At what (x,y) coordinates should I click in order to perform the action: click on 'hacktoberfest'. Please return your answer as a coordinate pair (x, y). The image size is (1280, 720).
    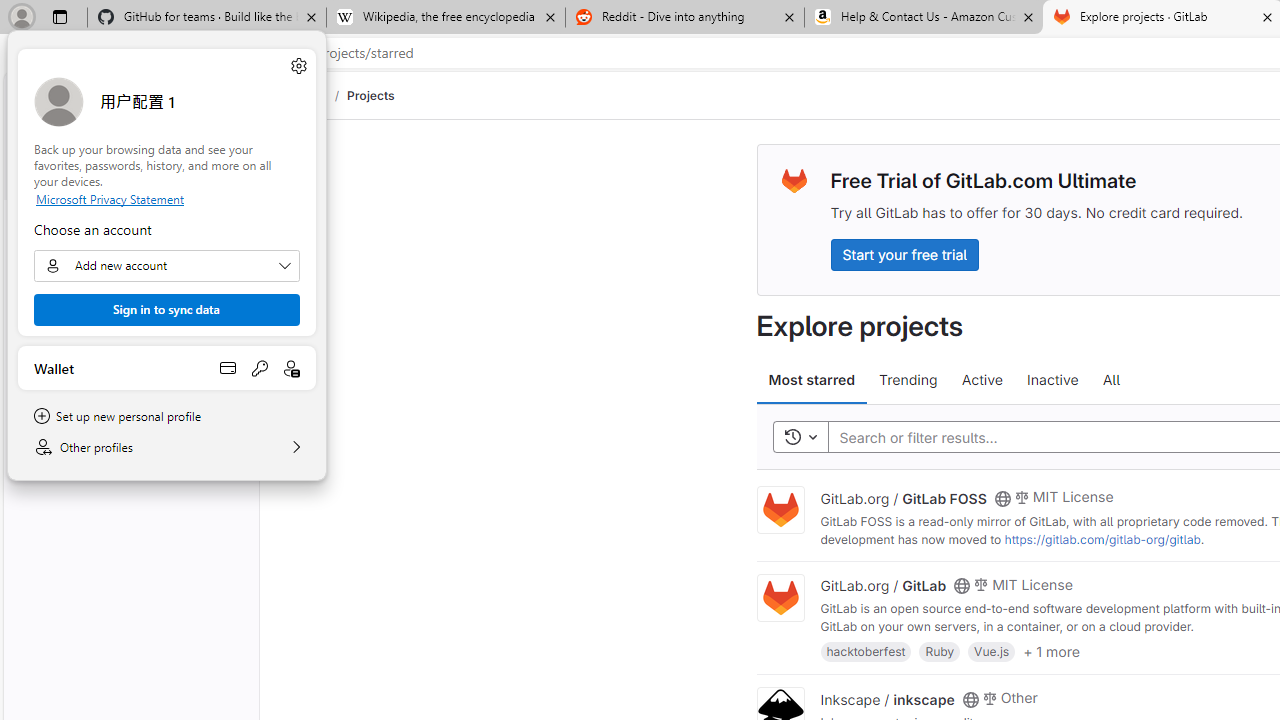
    Looking at the image, I should click on (866, 651).